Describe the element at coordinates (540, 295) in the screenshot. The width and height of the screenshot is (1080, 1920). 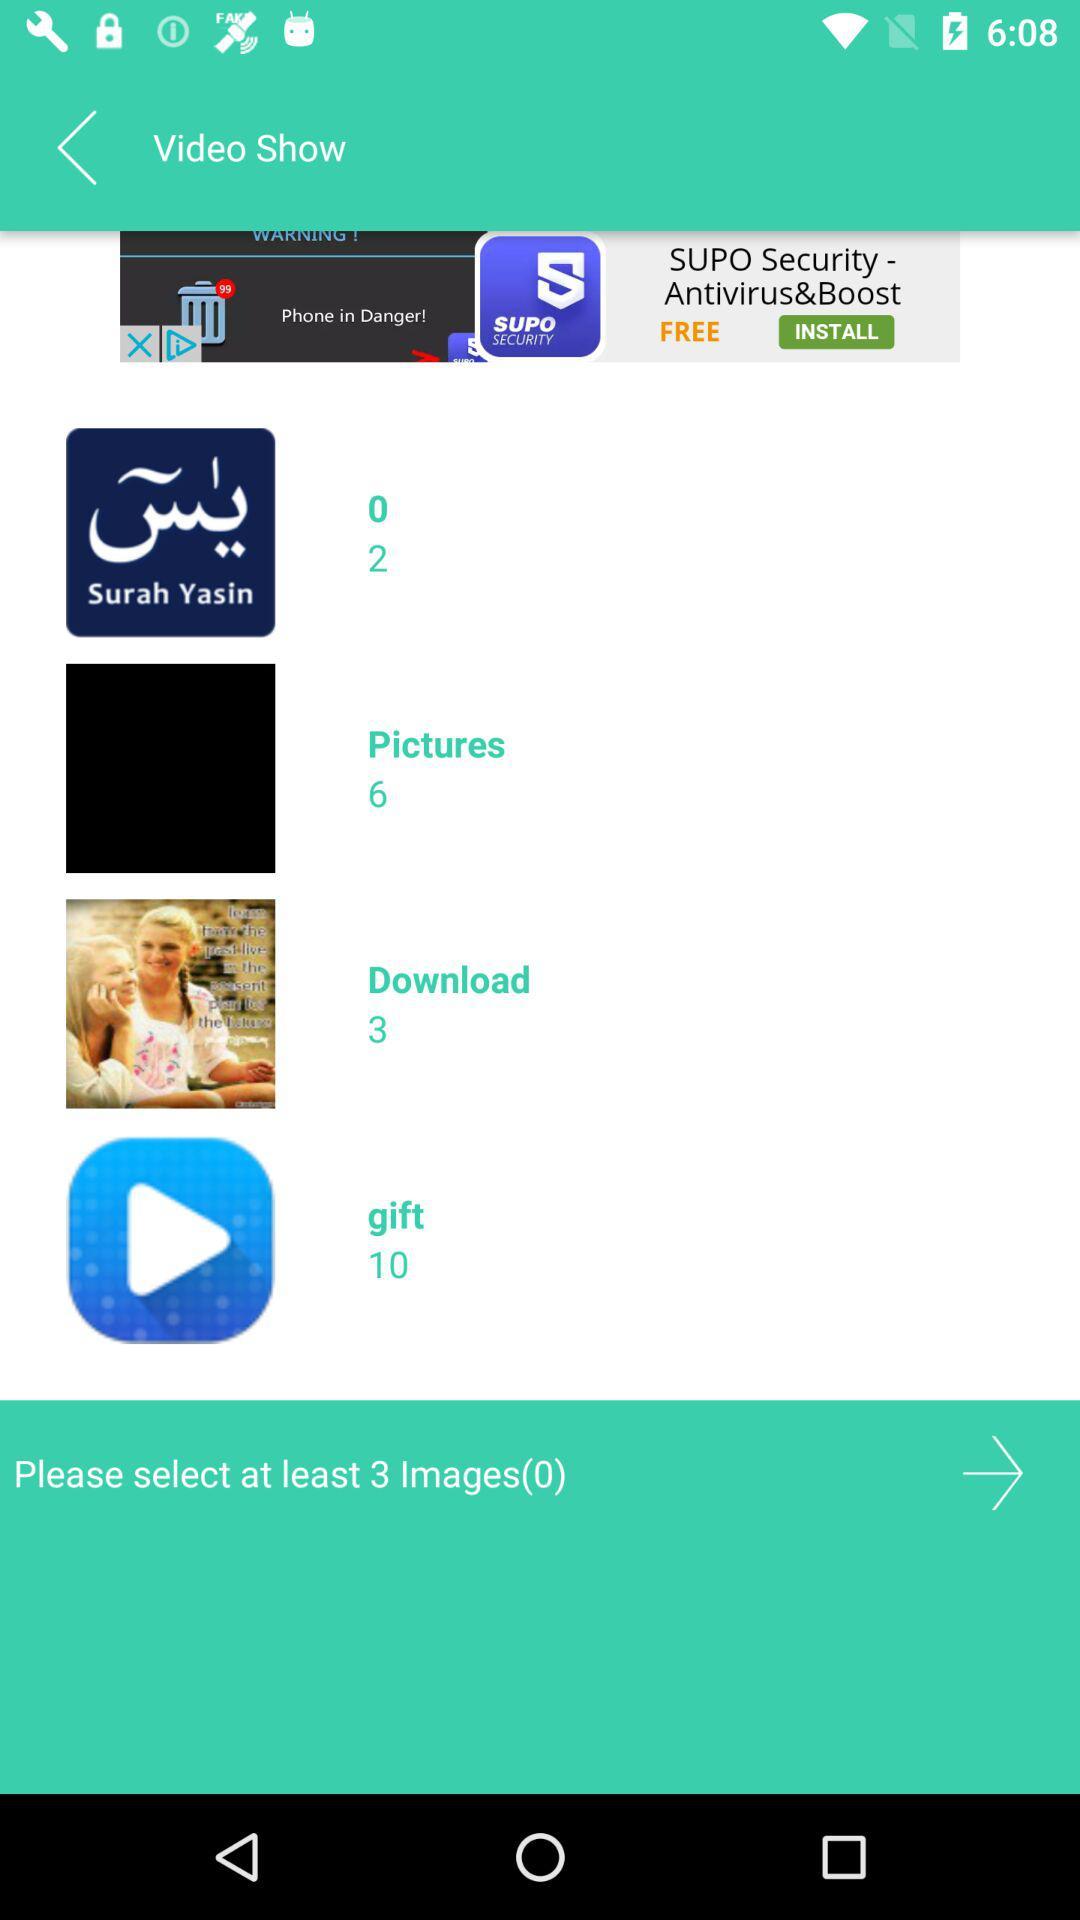
I see `remove the add` at that location.